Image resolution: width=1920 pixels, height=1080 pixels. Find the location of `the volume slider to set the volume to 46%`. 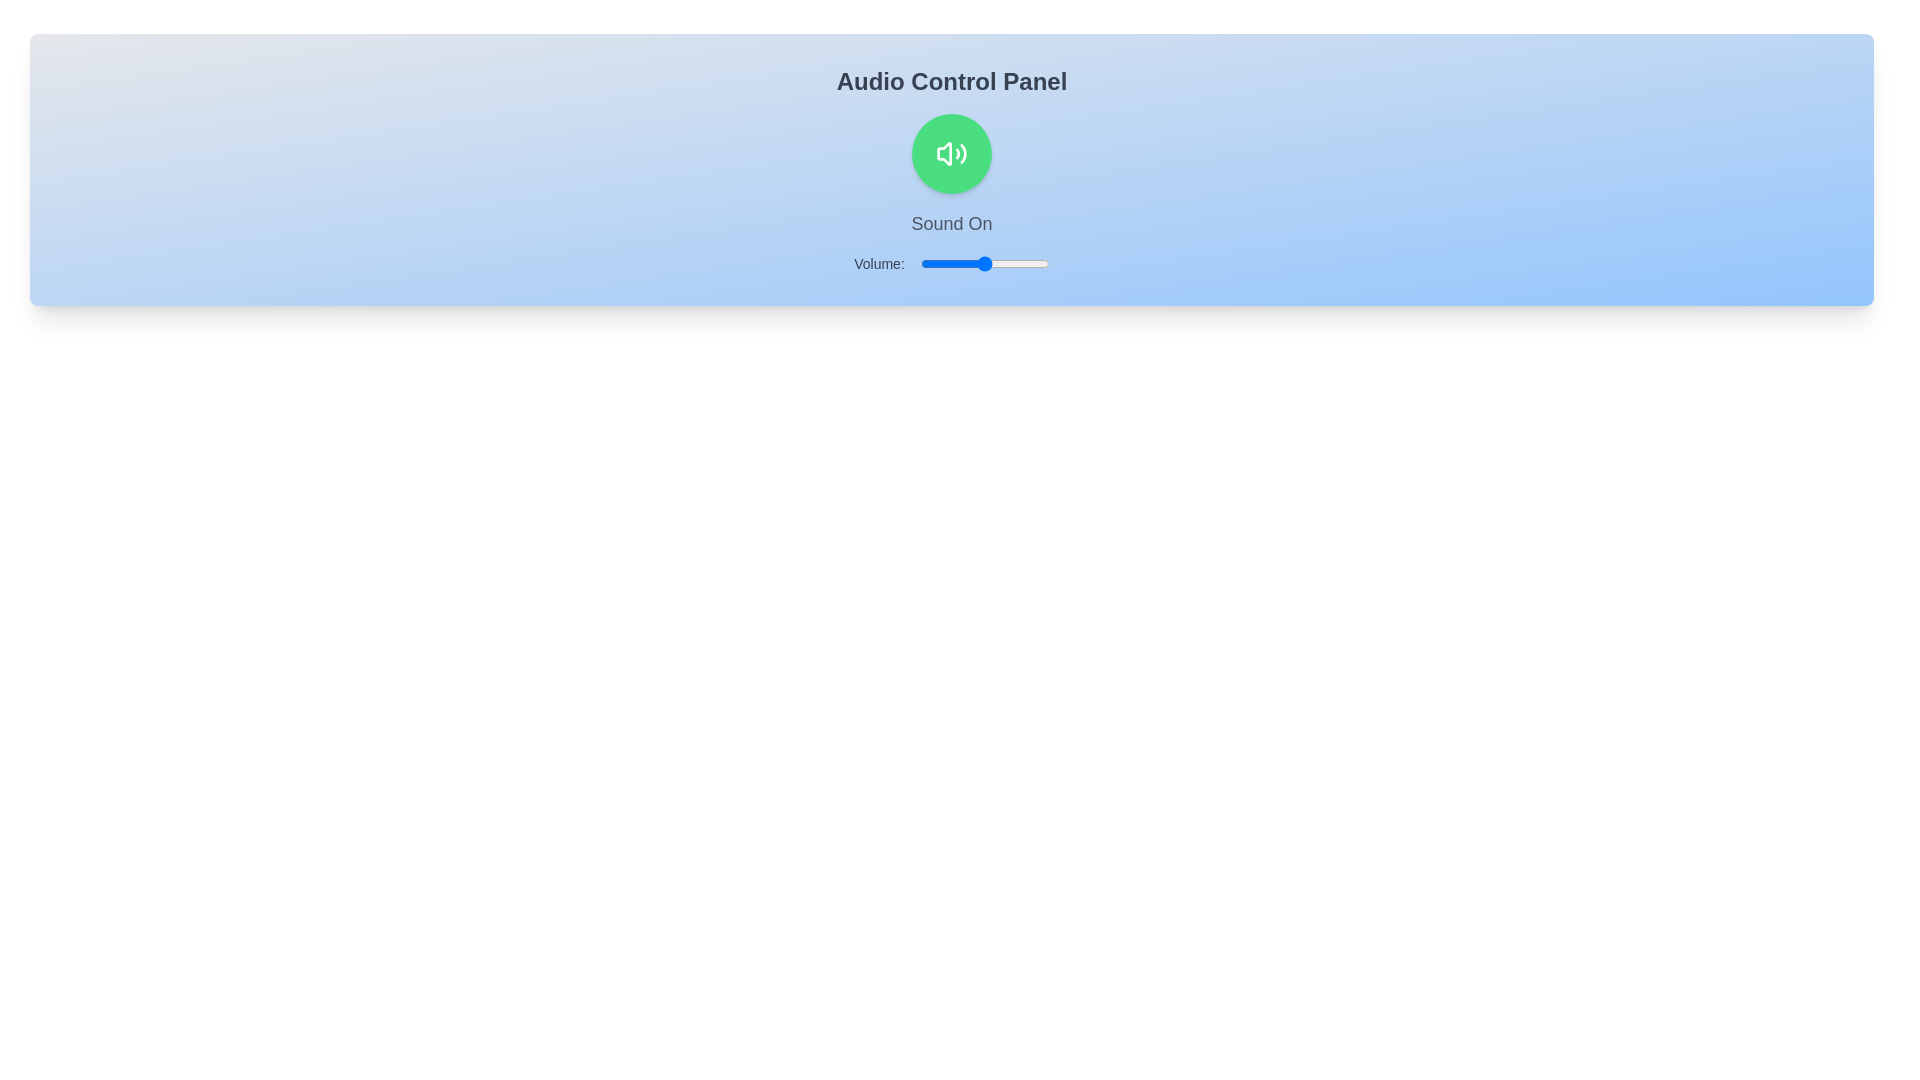

the volume slider to set the volume to 46% is located at coordinates (980, 262).